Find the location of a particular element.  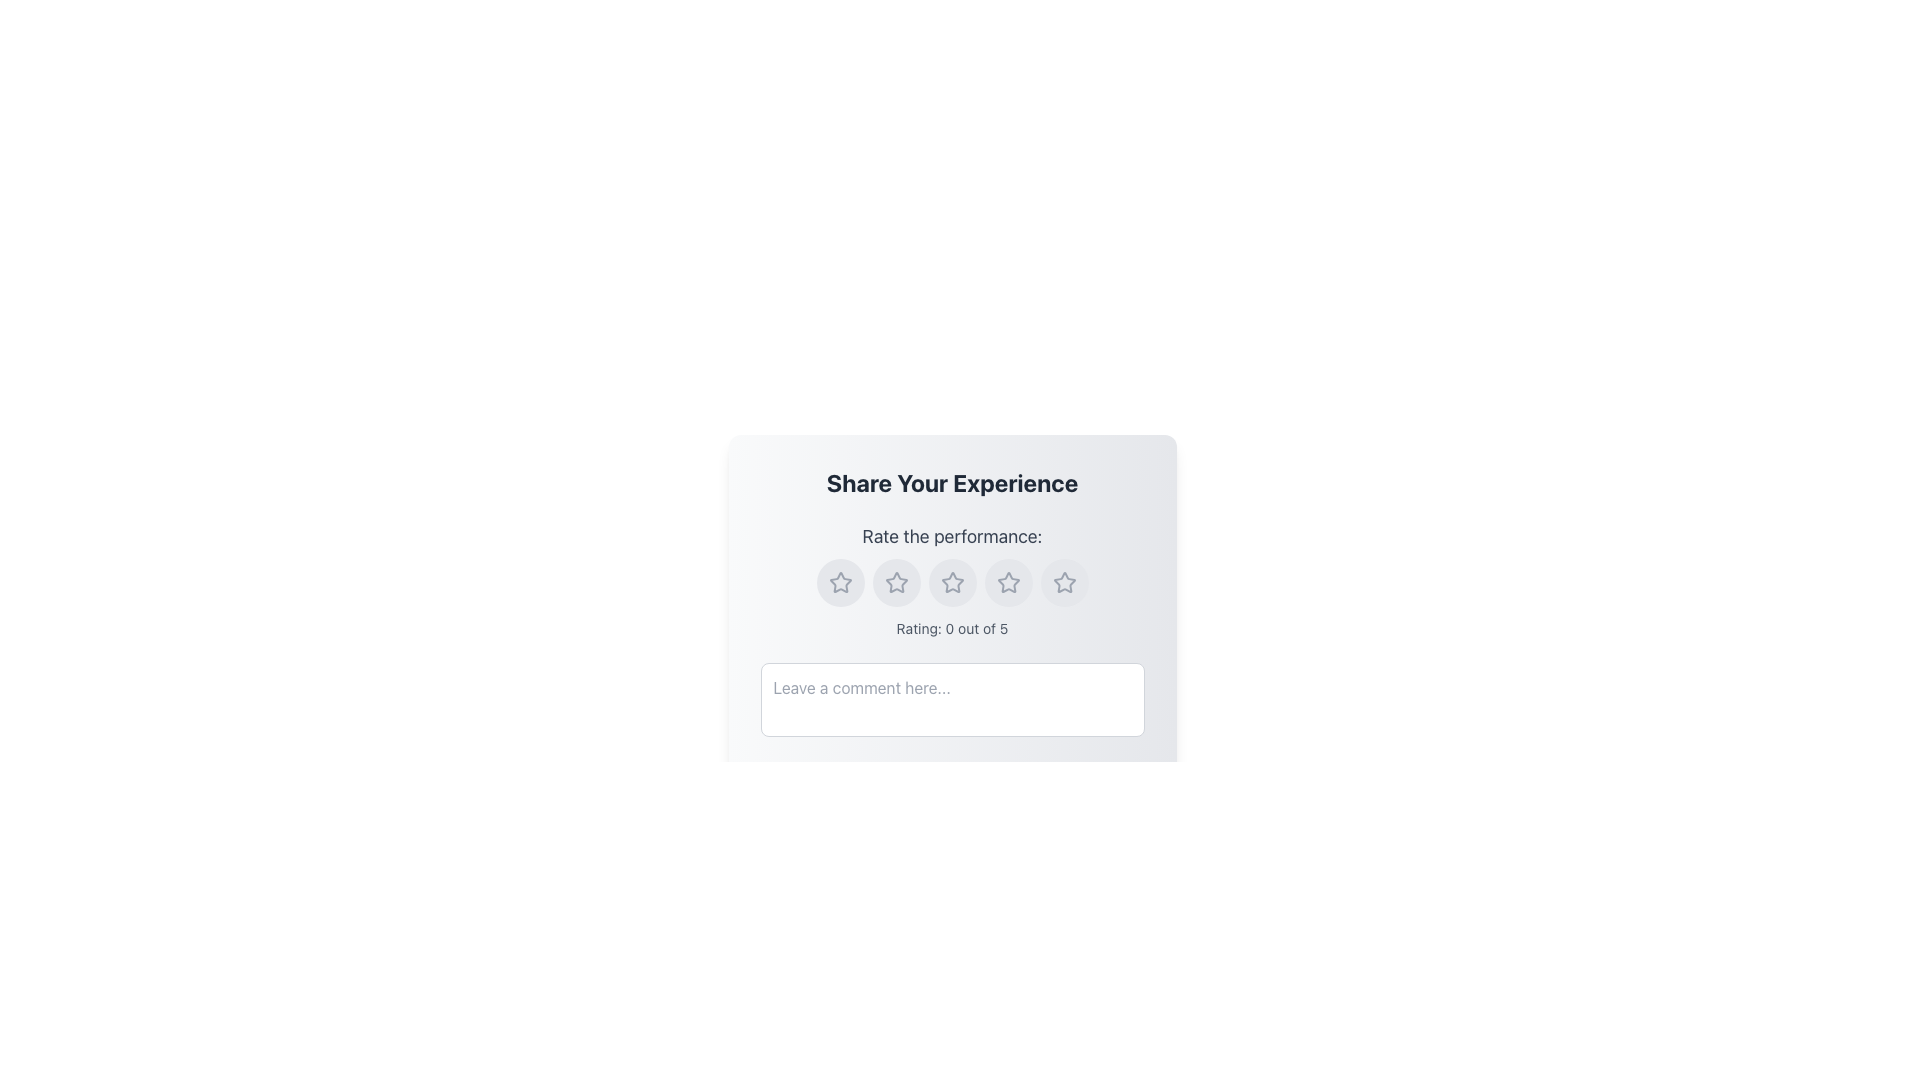

the first rating star icon in the circular button is located at coordinates (840, 582).